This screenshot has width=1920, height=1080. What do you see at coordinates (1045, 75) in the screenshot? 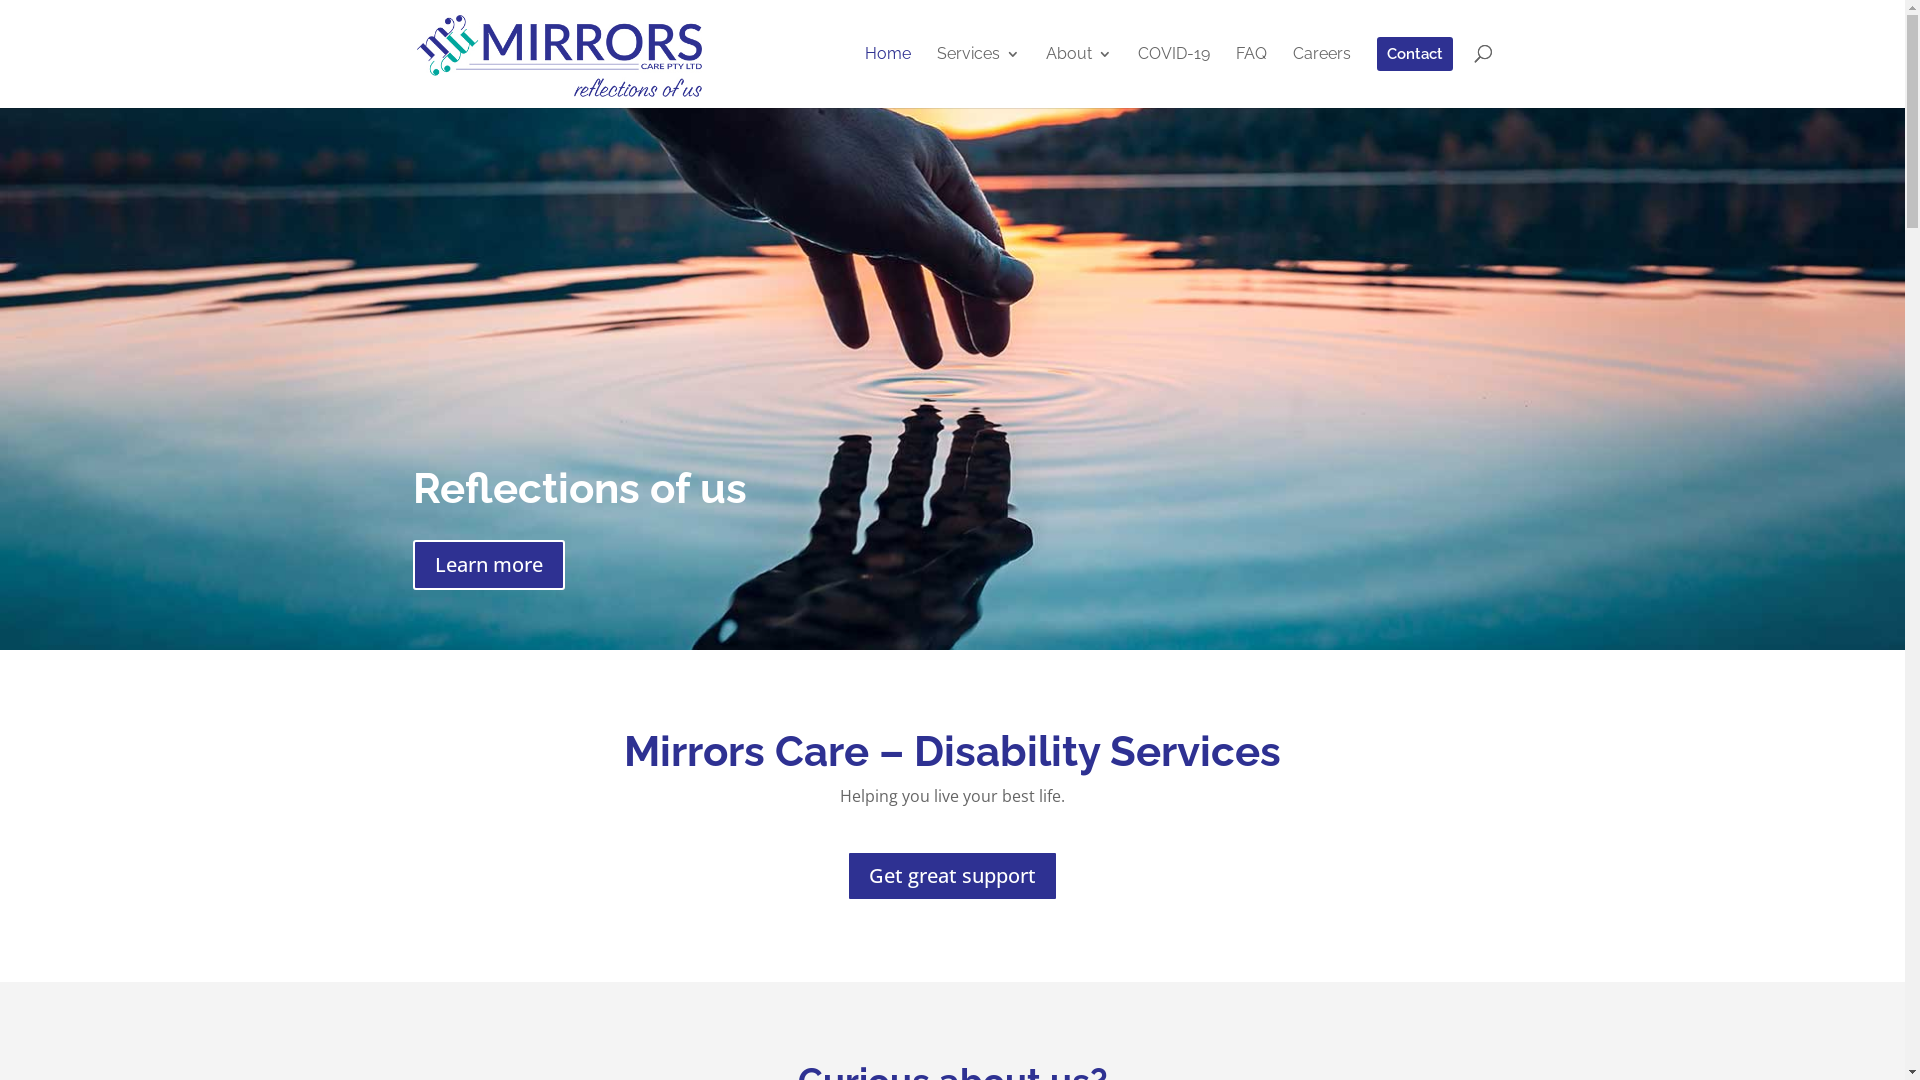
I see `'About'` at bounding box center [1045, 75].